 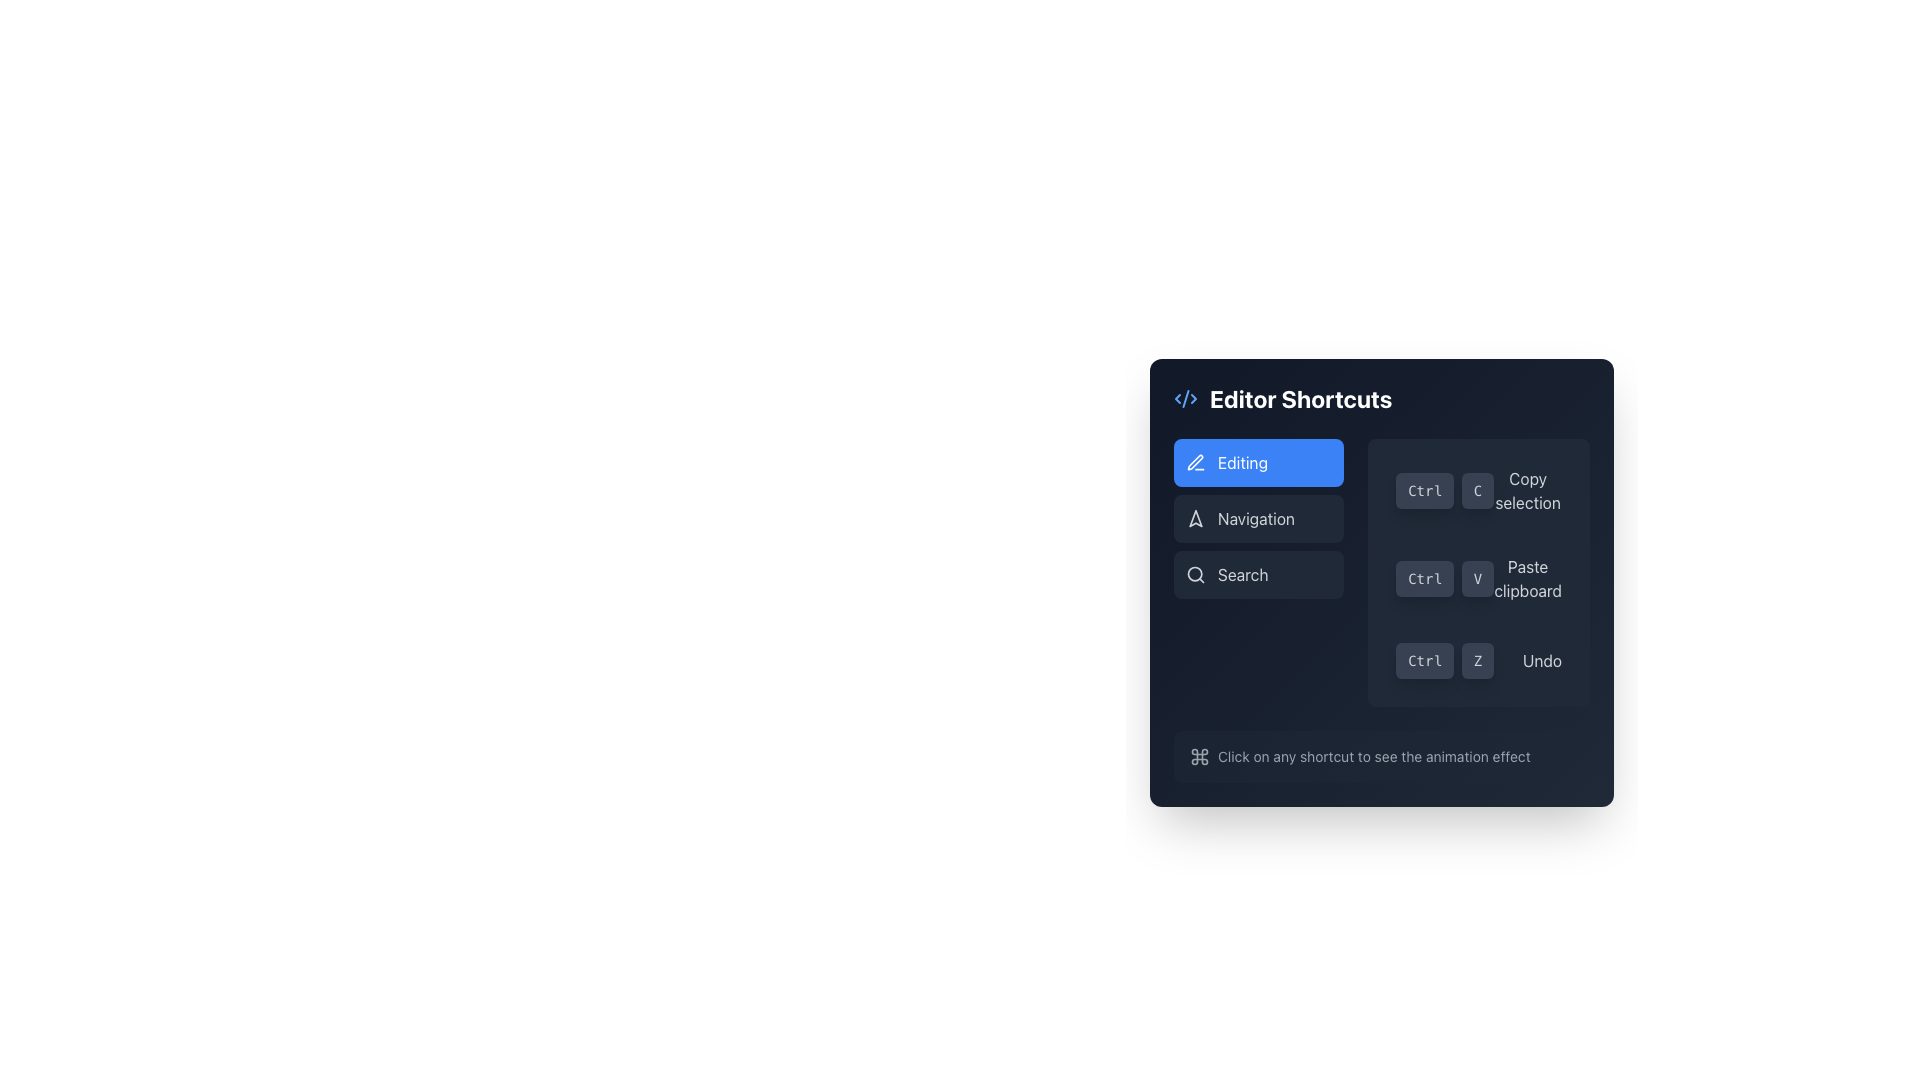 What do you see at coordinates (1185, 398) in the screenshot?
I see `the small blue XML code icon located to the immediate left of the 'Editor Shortcuts' text in the header of the panel` at bounding box center [1185, 398].